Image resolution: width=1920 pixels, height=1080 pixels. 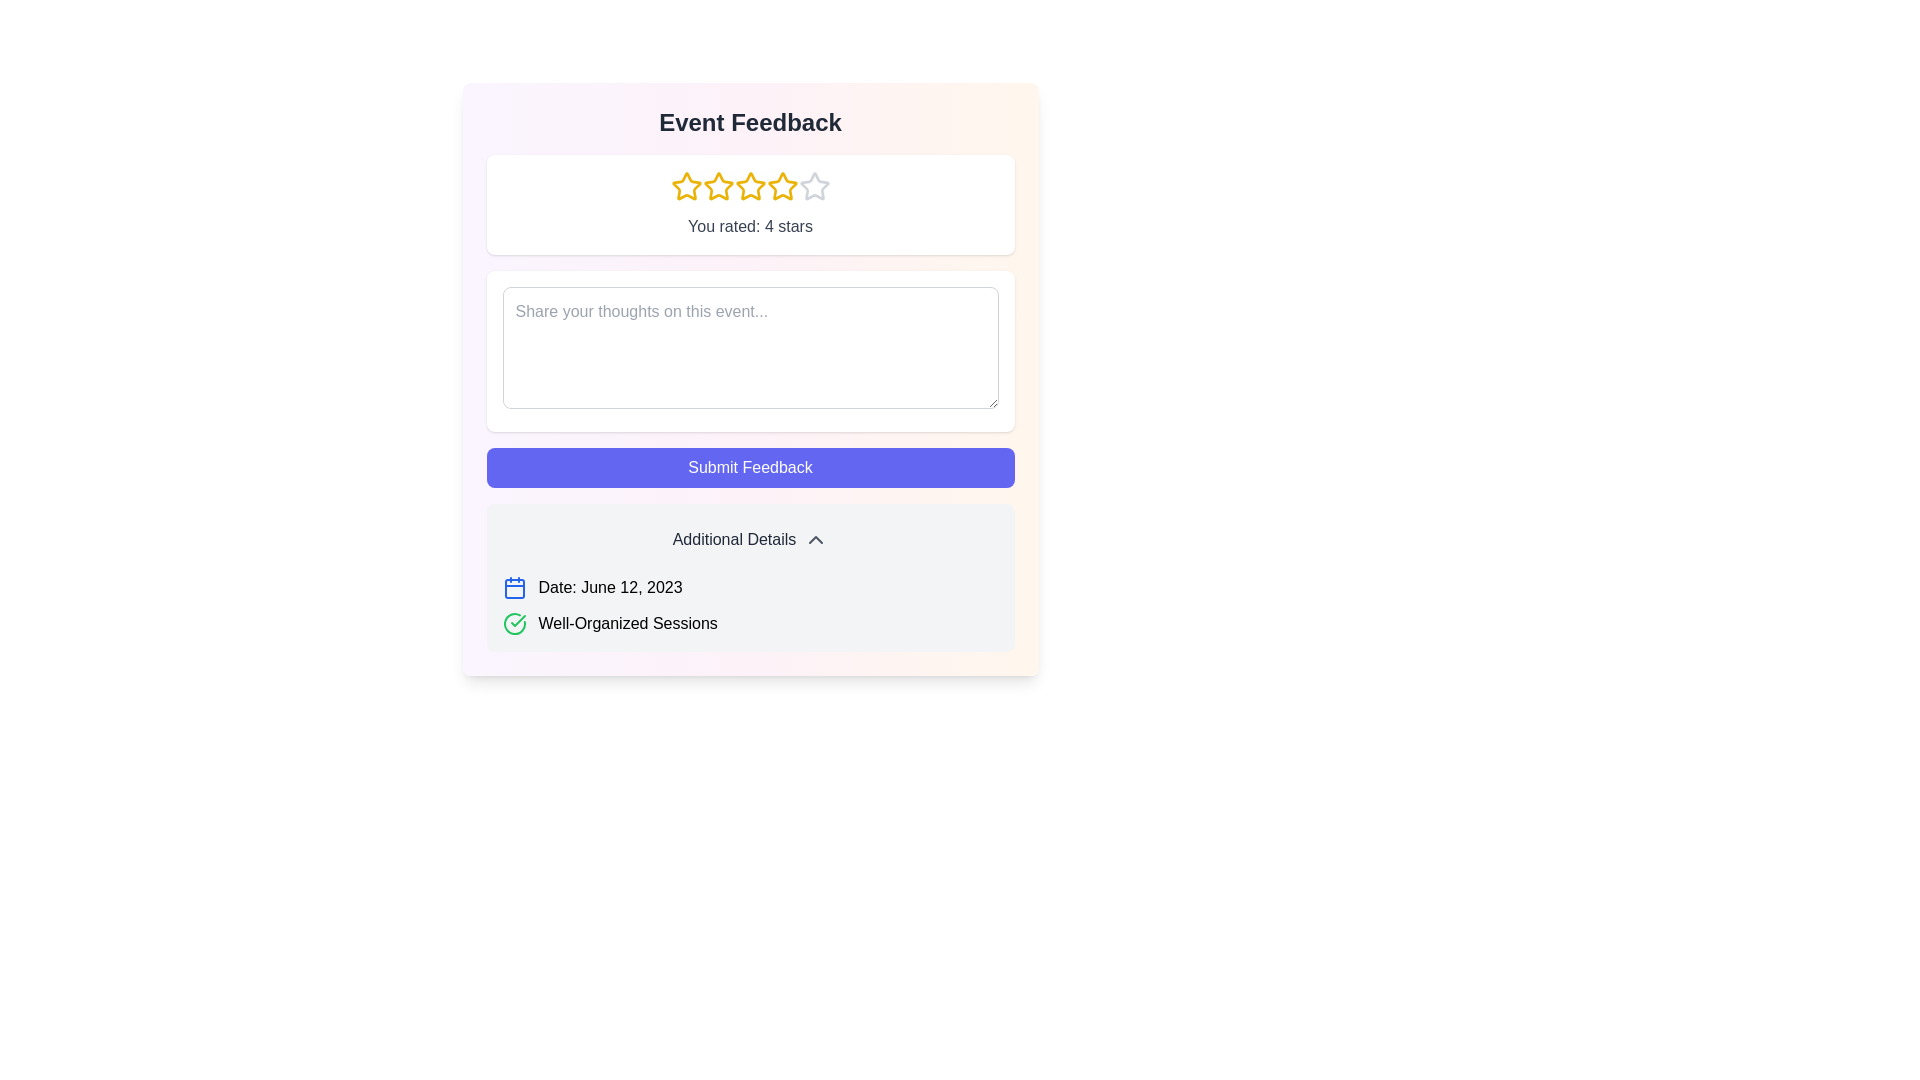 What do you see at coordinates (781, 186) in the screenshot?
I see `the fourth yellow star icon in the rating row` at bounding box center [781, 186].